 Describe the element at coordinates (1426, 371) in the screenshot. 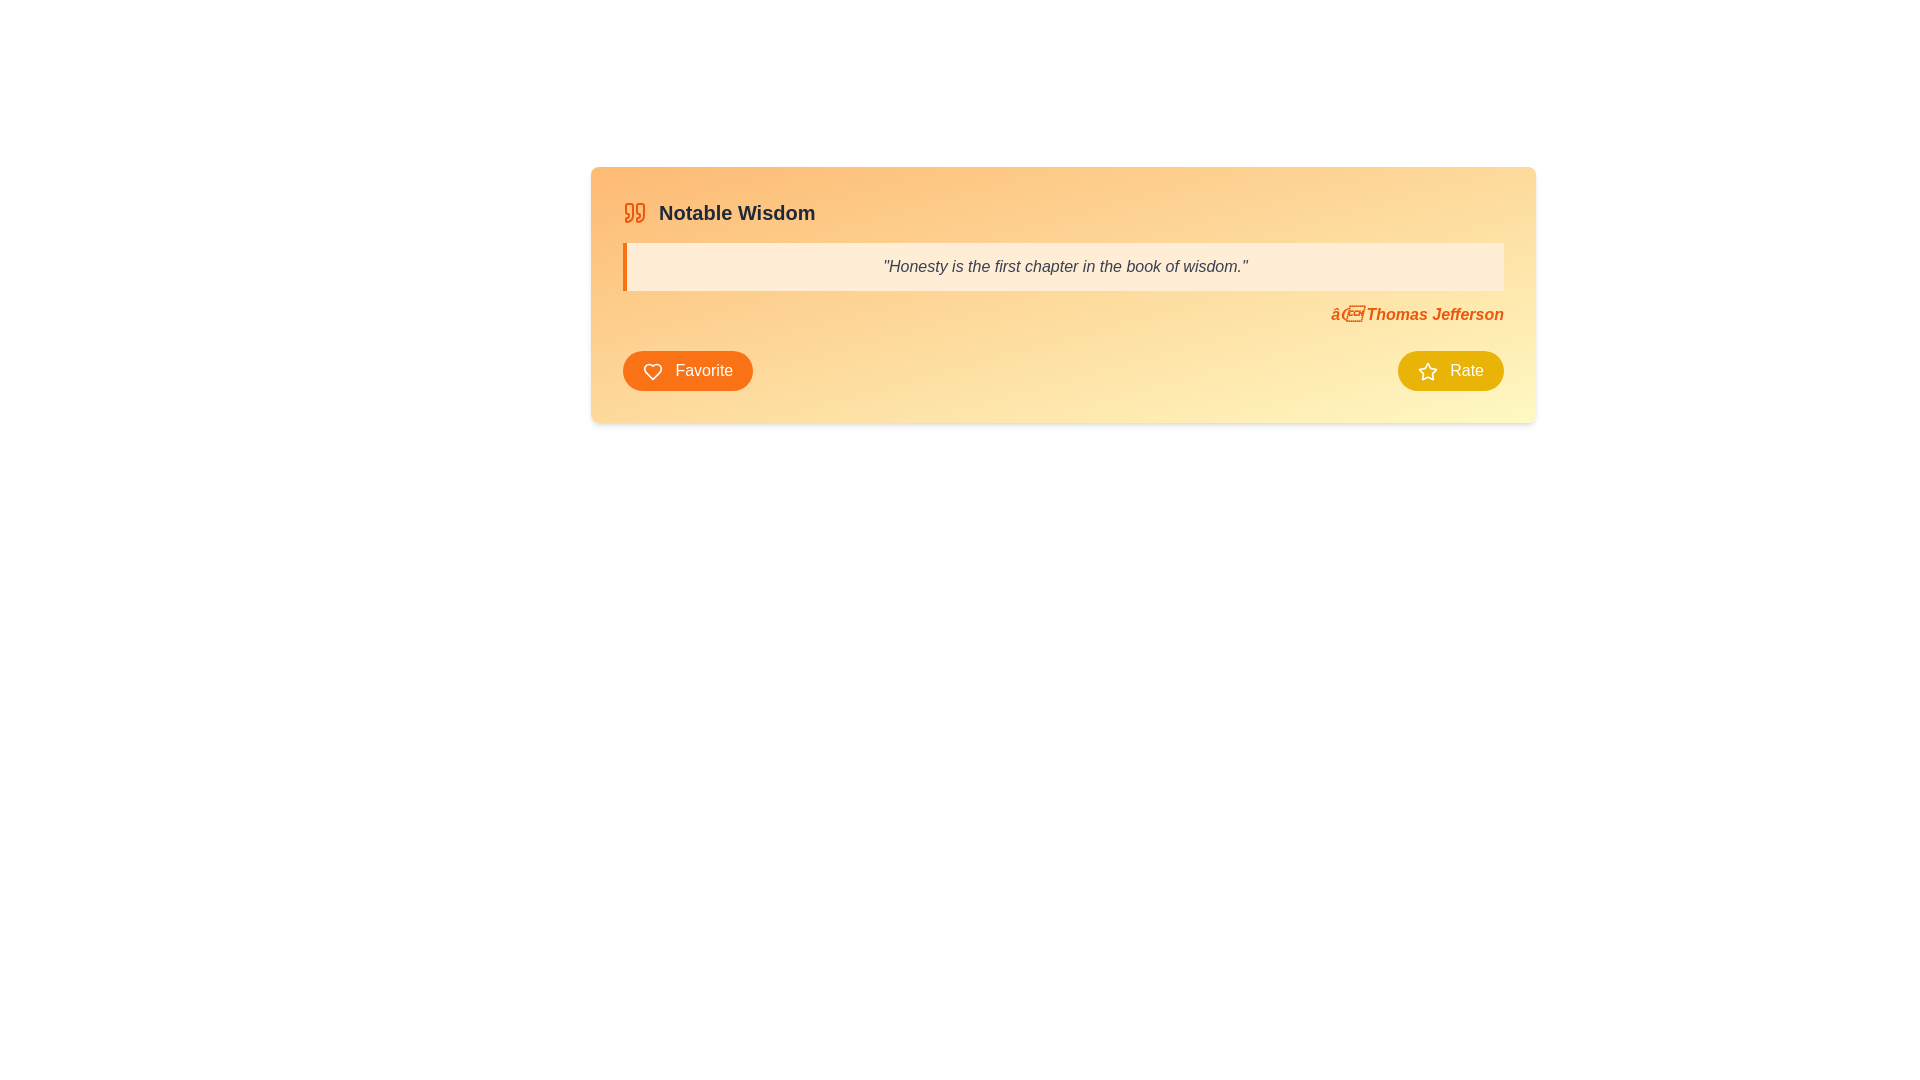

I see `the star icon located to the left of the 'Rate' text within the yellow button at the bottom-right corner of the card` at that location.